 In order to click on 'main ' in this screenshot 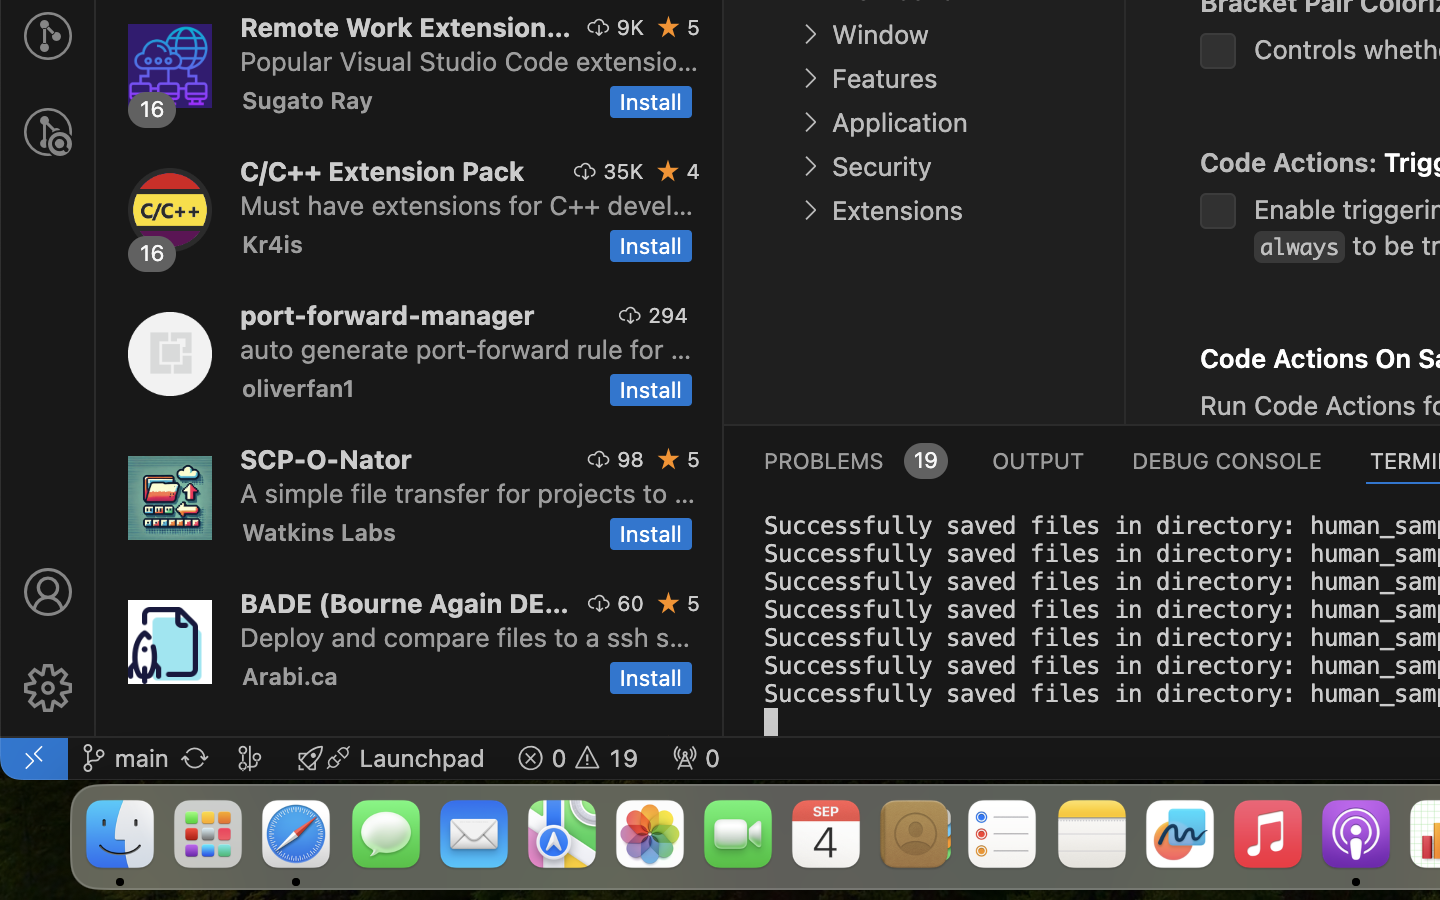, I will do `click(123, 756)`.